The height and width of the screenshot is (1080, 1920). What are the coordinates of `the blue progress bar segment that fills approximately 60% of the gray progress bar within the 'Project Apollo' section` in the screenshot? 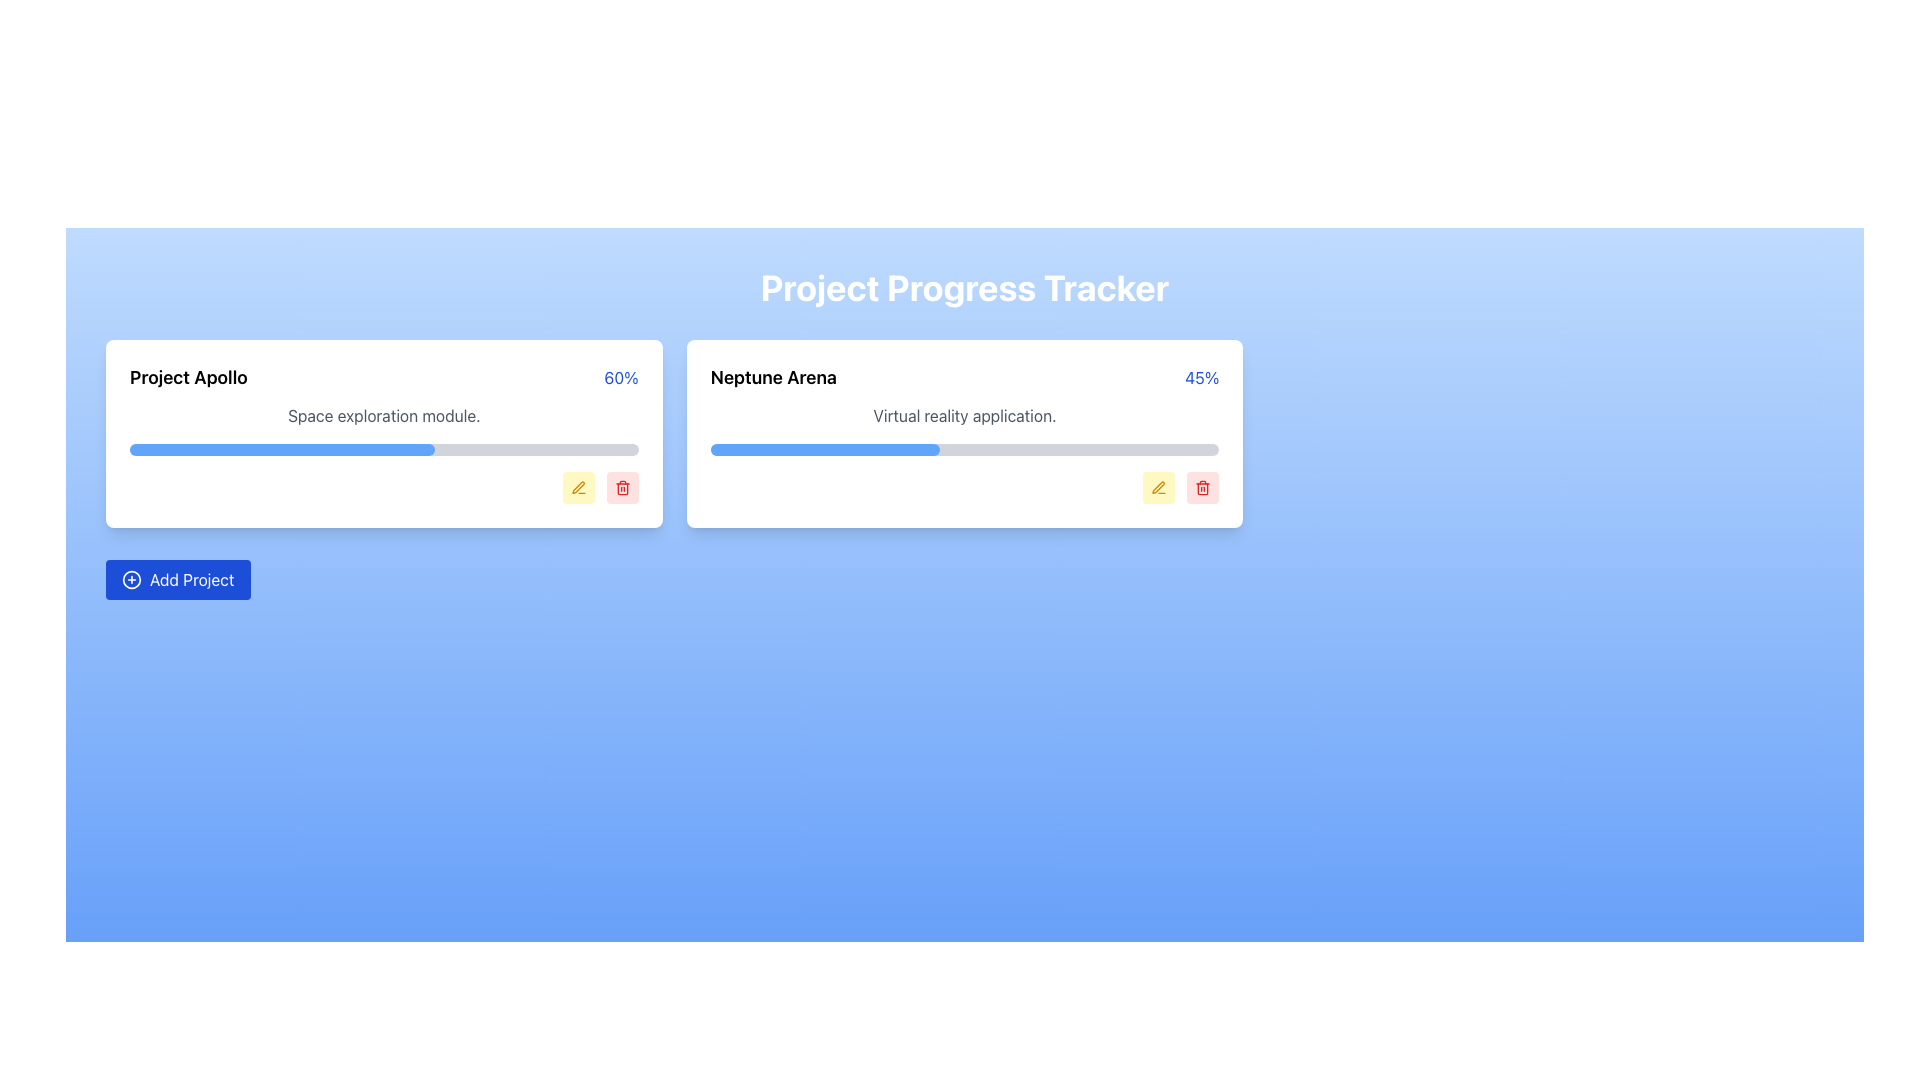 It's located at (281, 450).